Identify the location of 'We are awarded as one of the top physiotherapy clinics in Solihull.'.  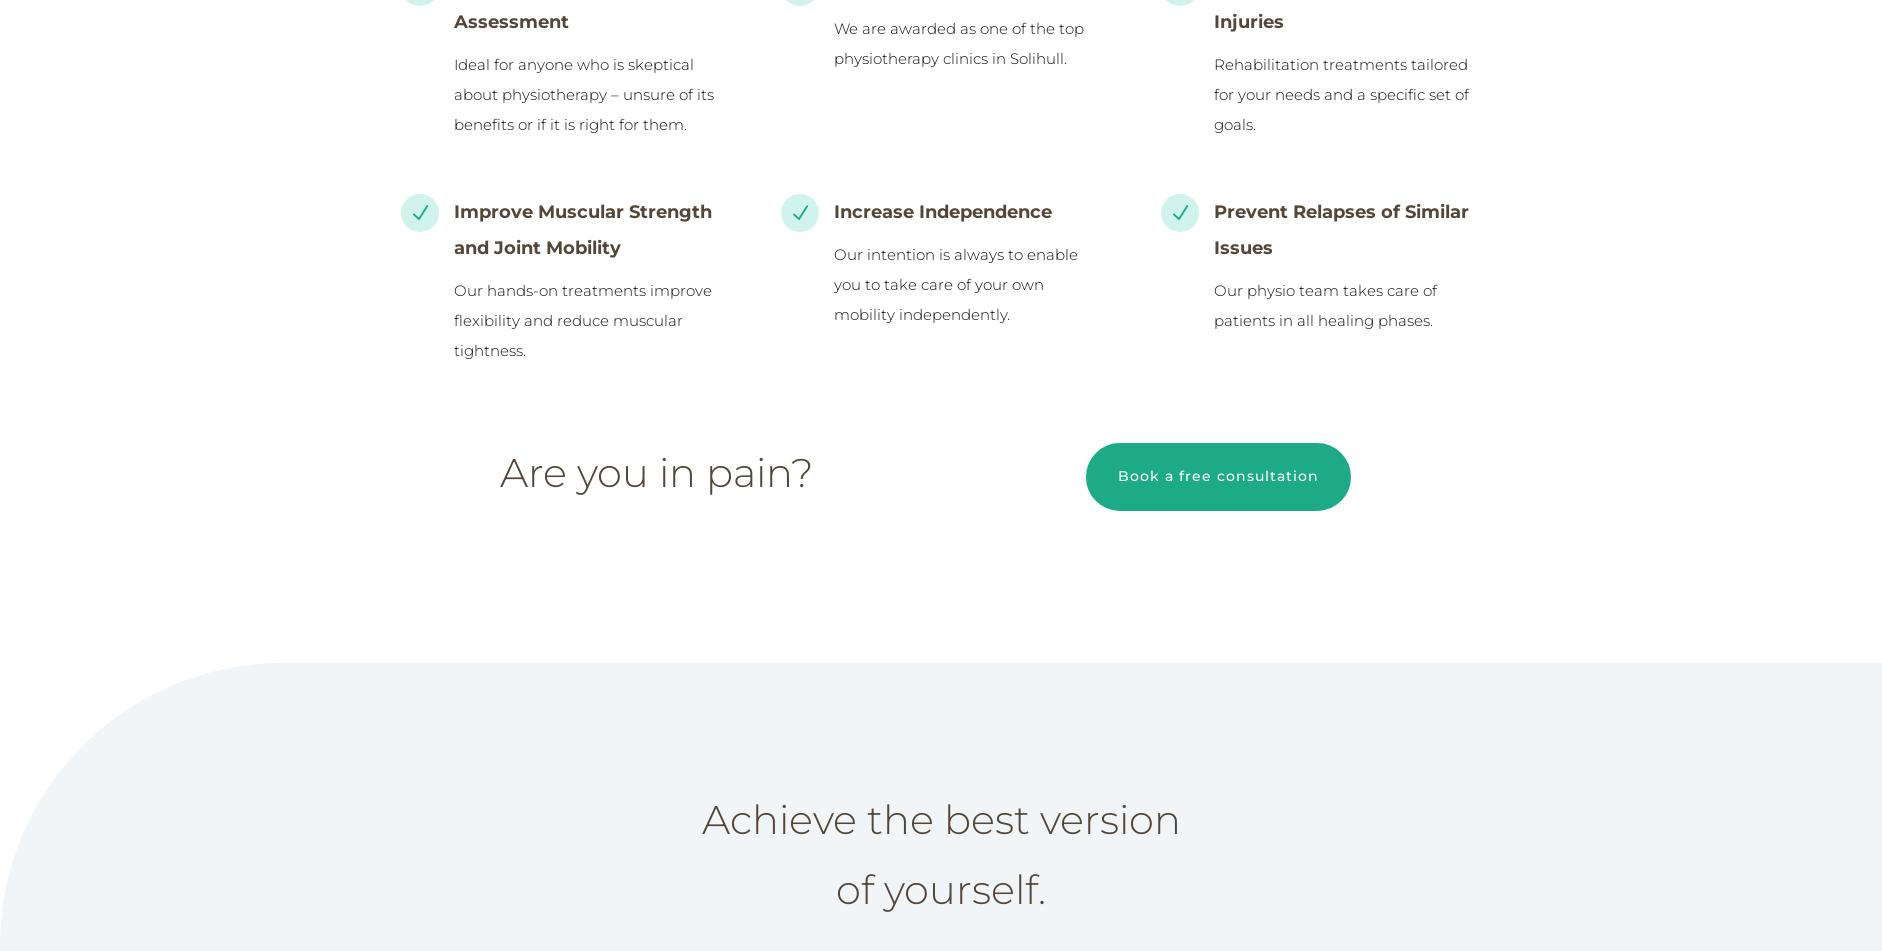
(956, 43).